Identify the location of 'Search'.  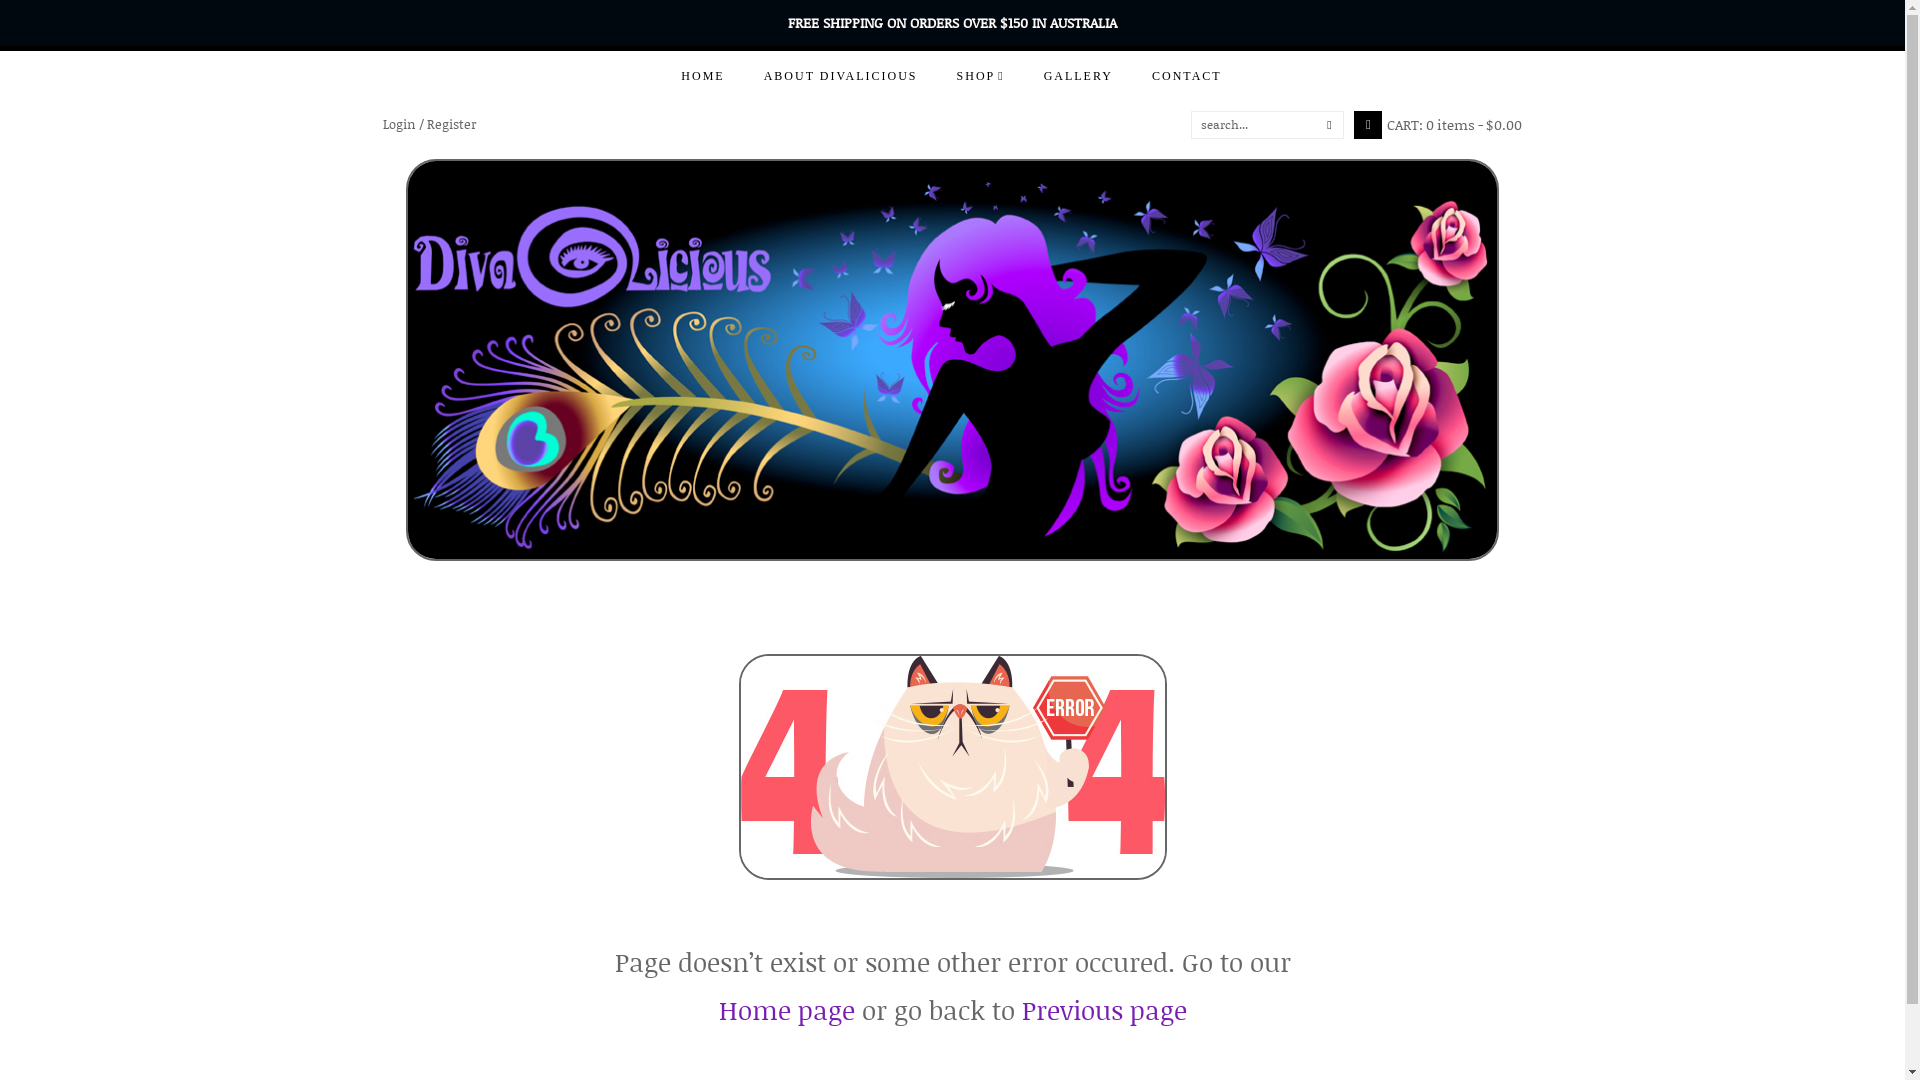
(1191, 124).